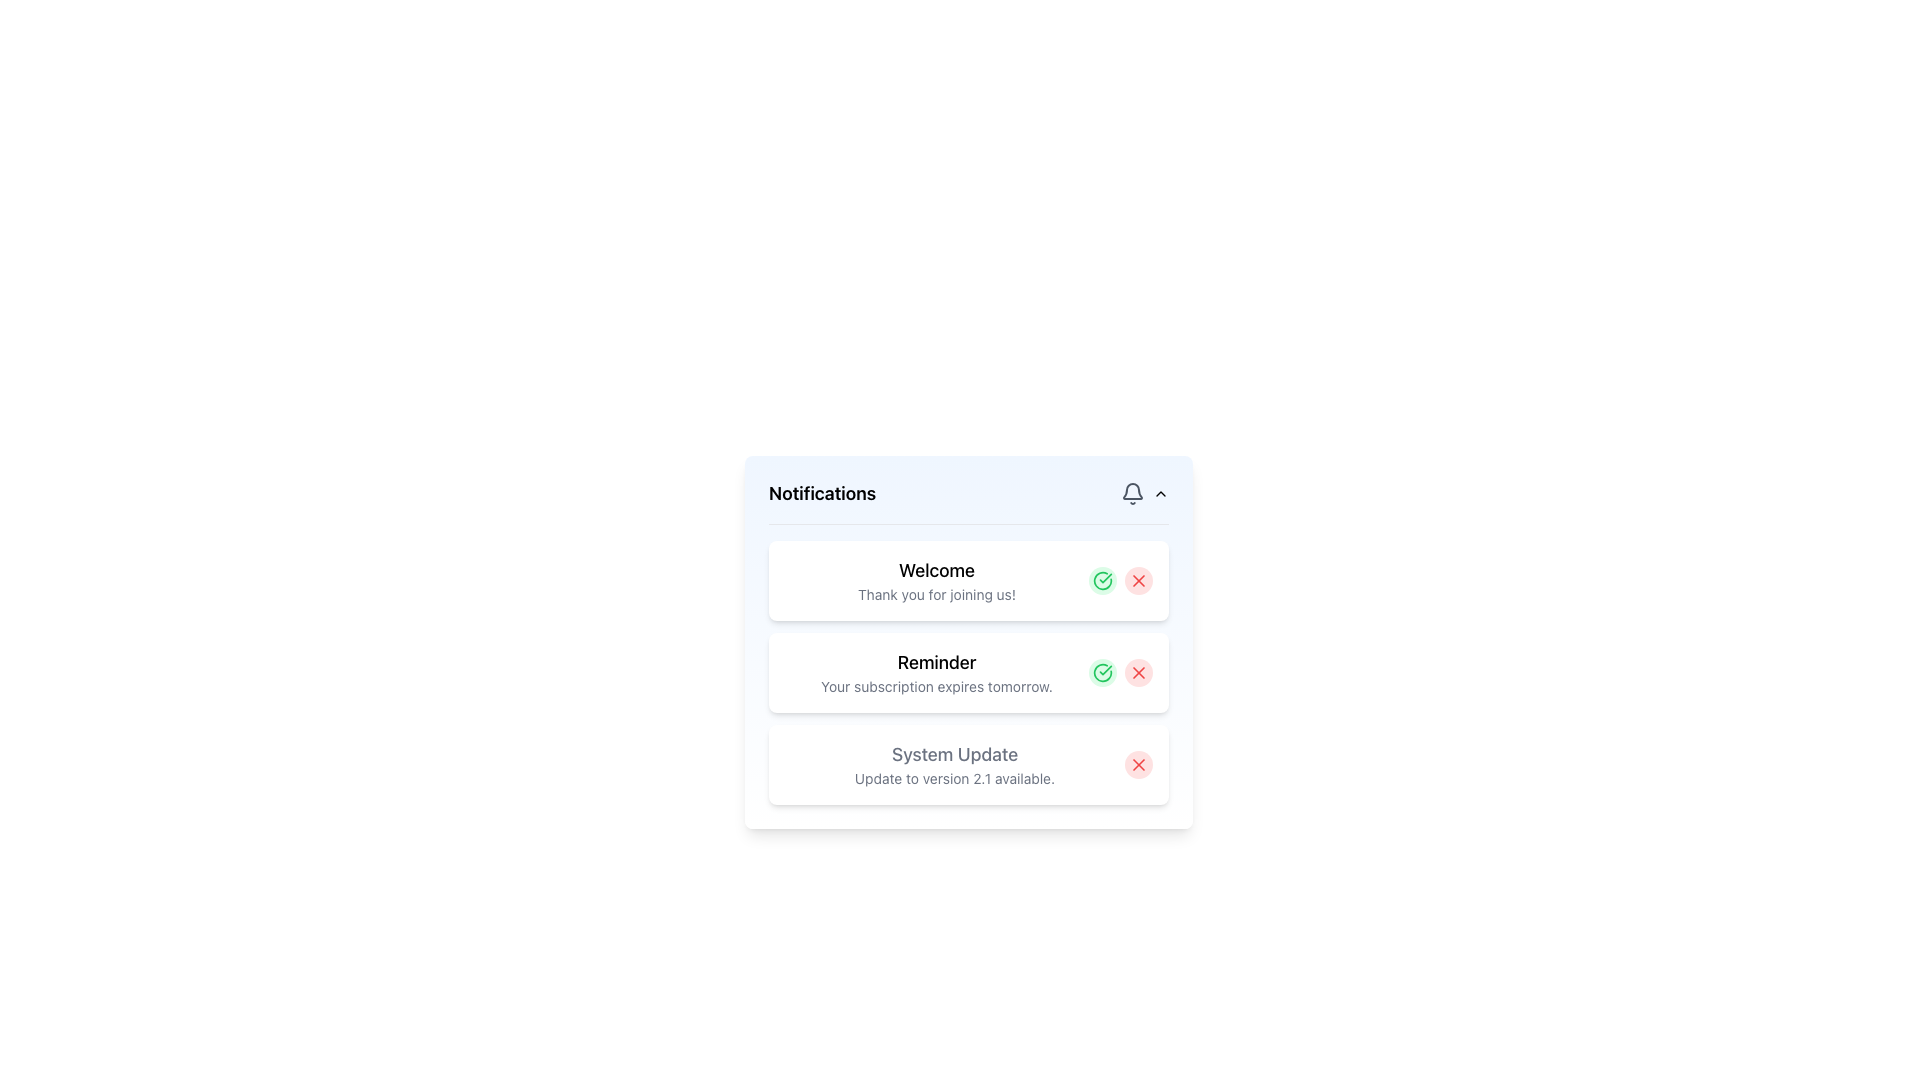 Image resolution: width=1920 pixels, height=1080 pixels. Describe the element at coordinates (1102, 581) in the screenshot. I see `the subtle green circular icon with an outlined checkmark next to the 'Welcome' notification message to mark the notification as acknowledged` at that location.